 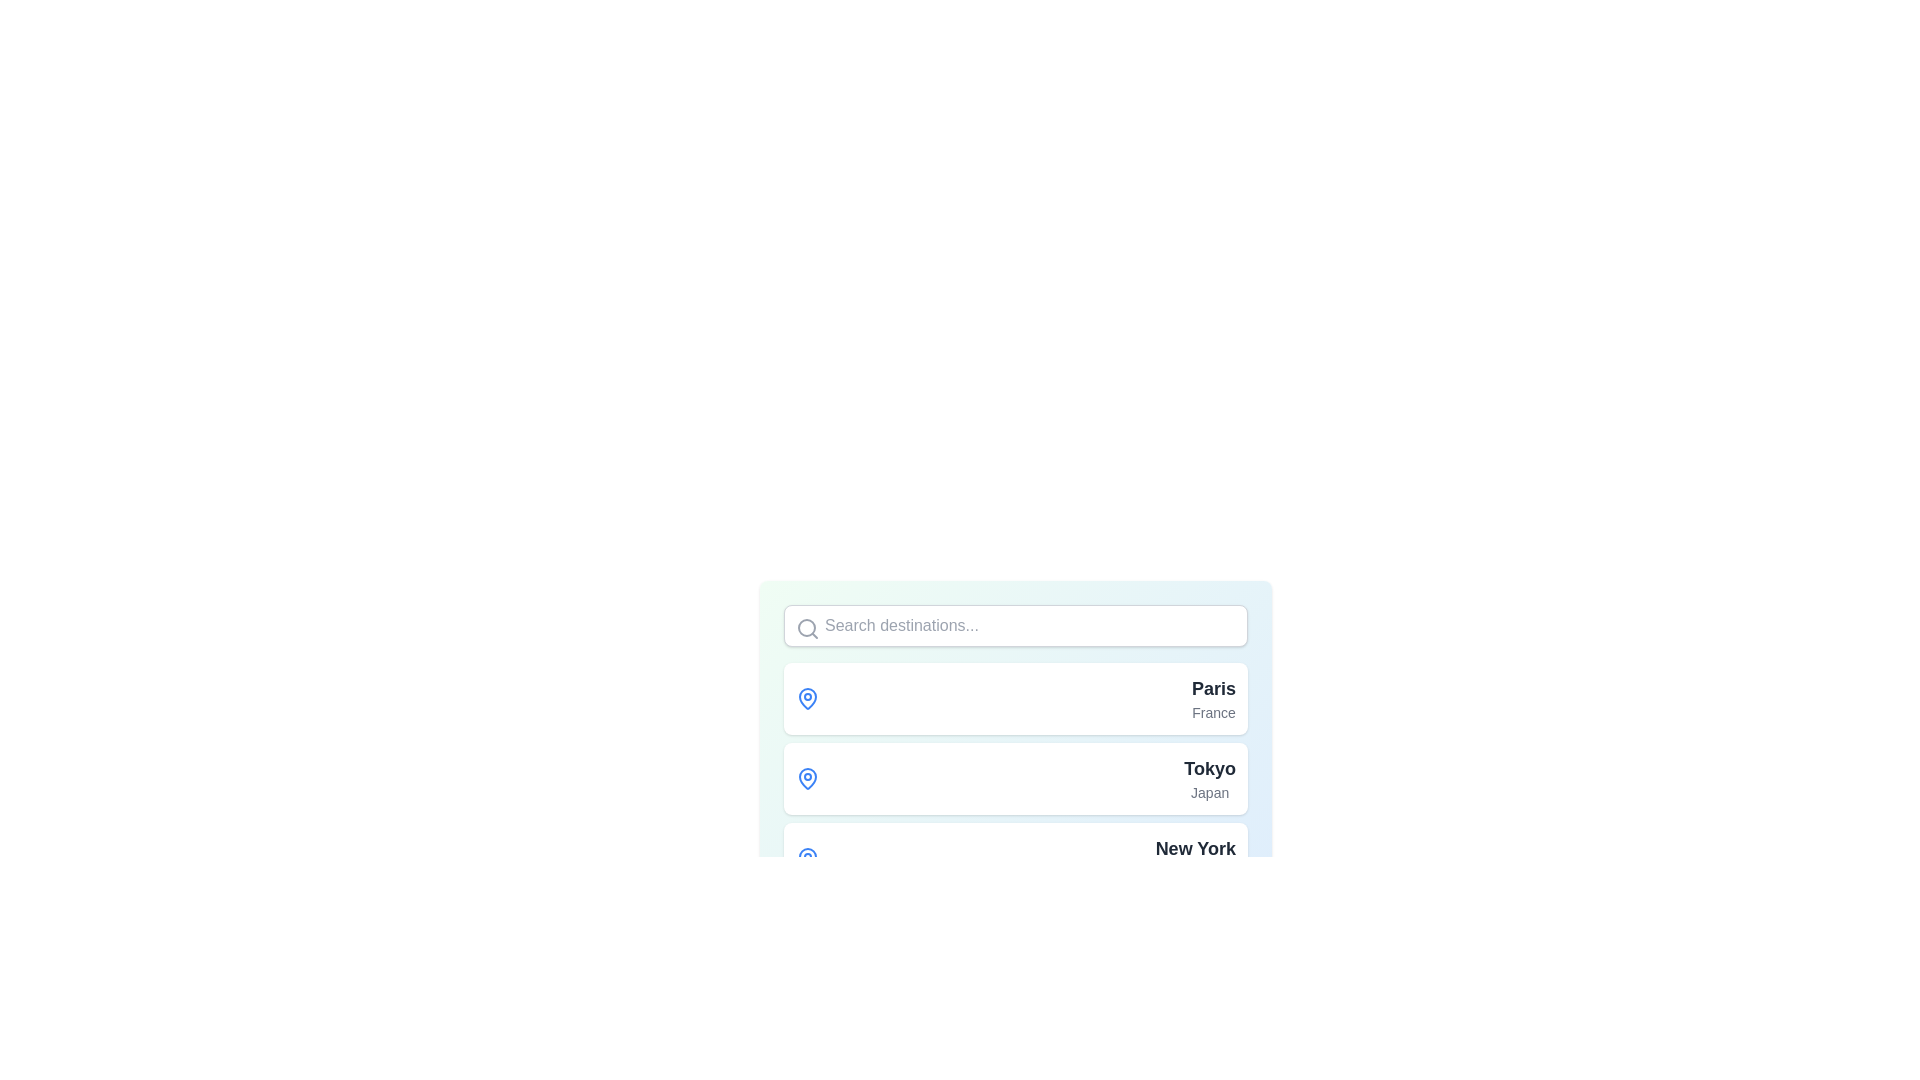 What do you see at coordinates (807, 697) in the screenshot?
I see `the geographic location icon for 'Paris, France', which is positioned to the left of the text in the first row of the destination list` at bounding box center [807, 697].